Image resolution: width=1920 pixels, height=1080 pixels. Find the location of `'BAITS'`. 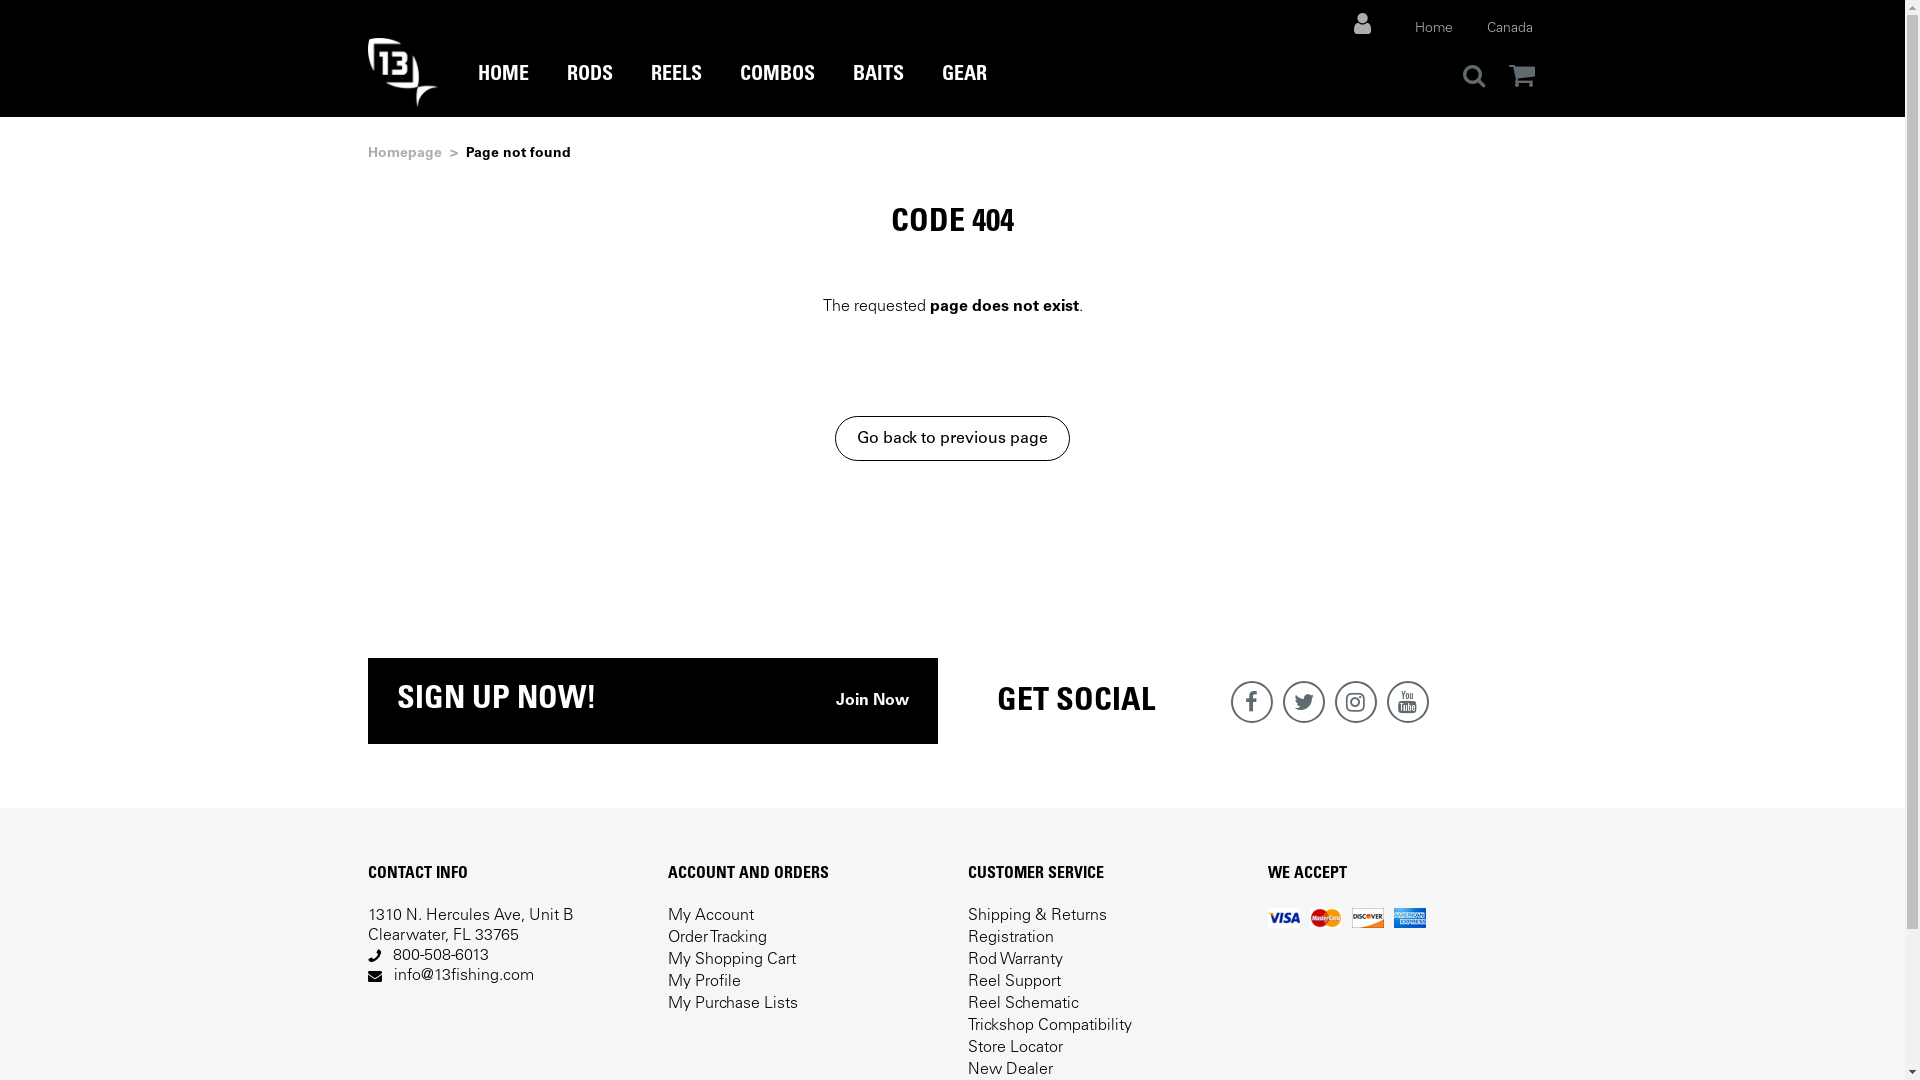

'BAITS' is located at coordinates (851, 90).